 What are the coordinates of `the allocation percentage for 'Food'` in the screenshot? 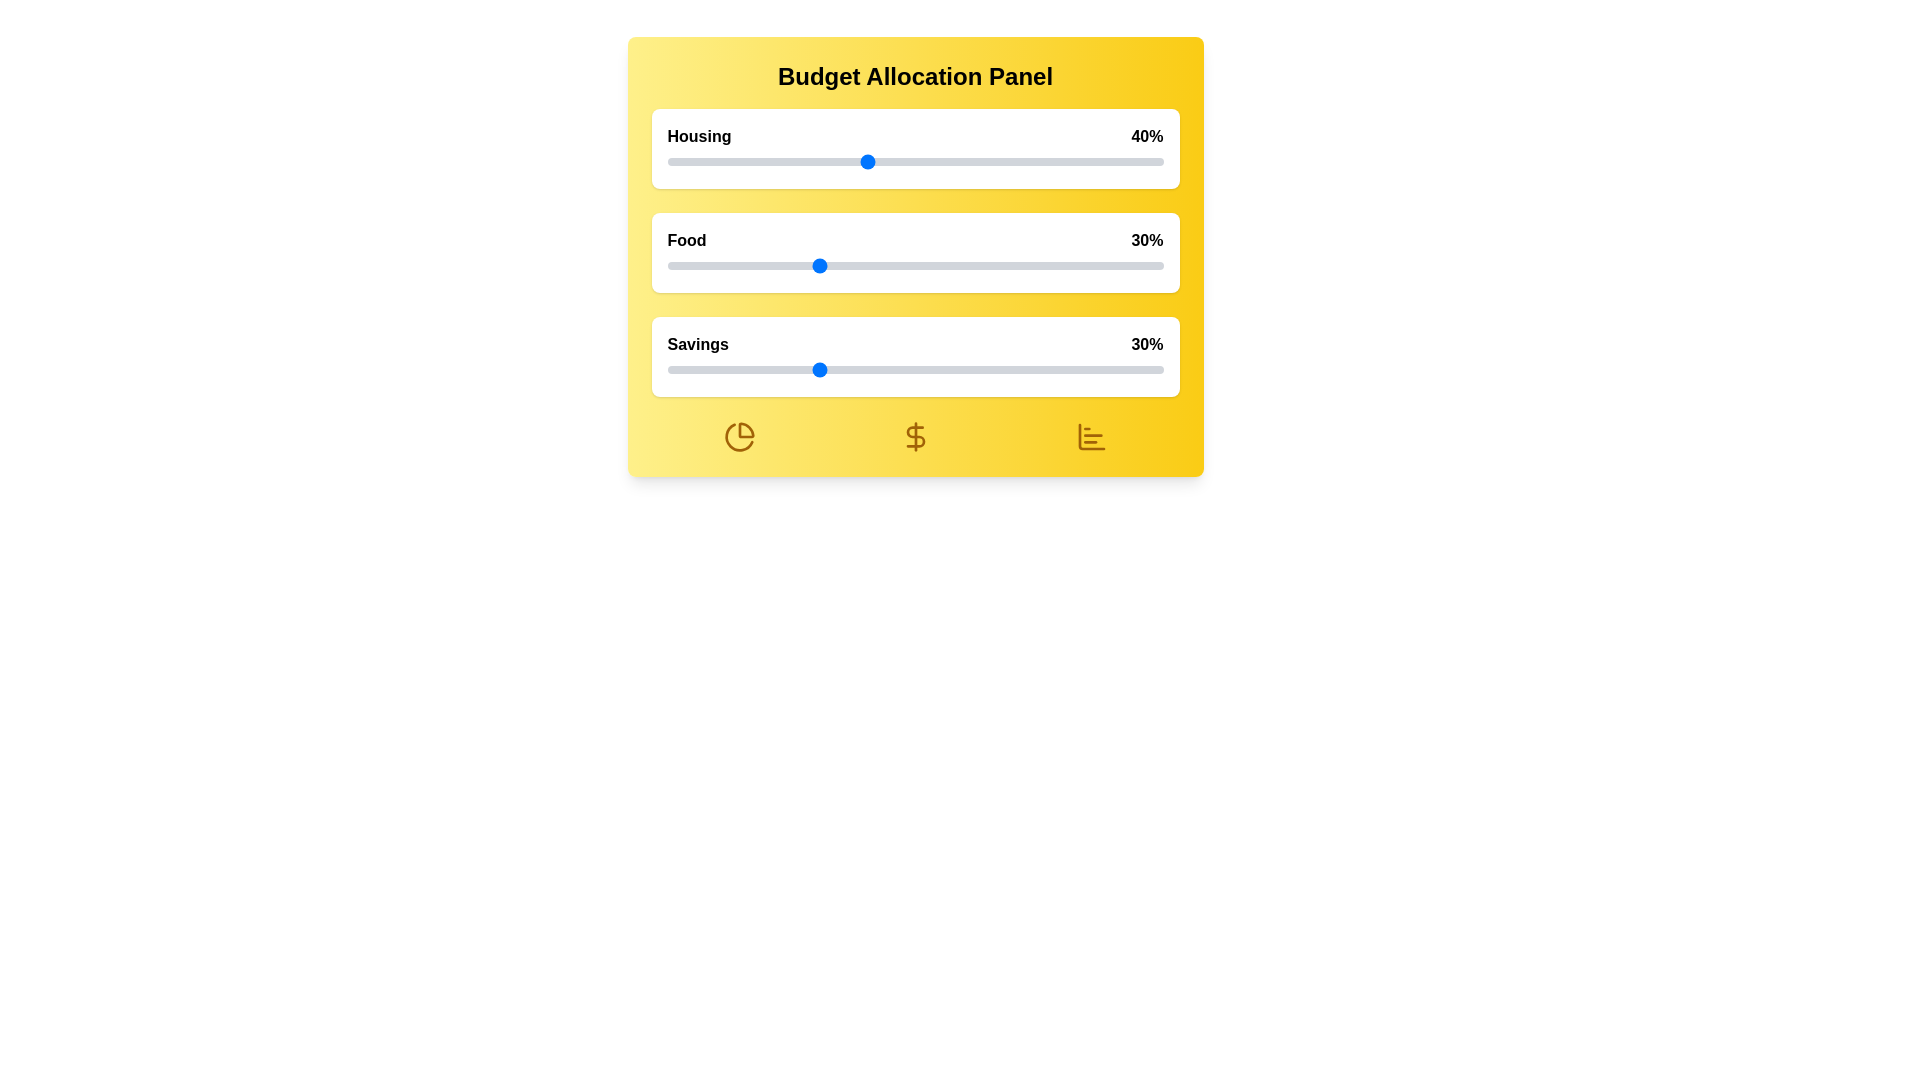 It's located at (846, 265).